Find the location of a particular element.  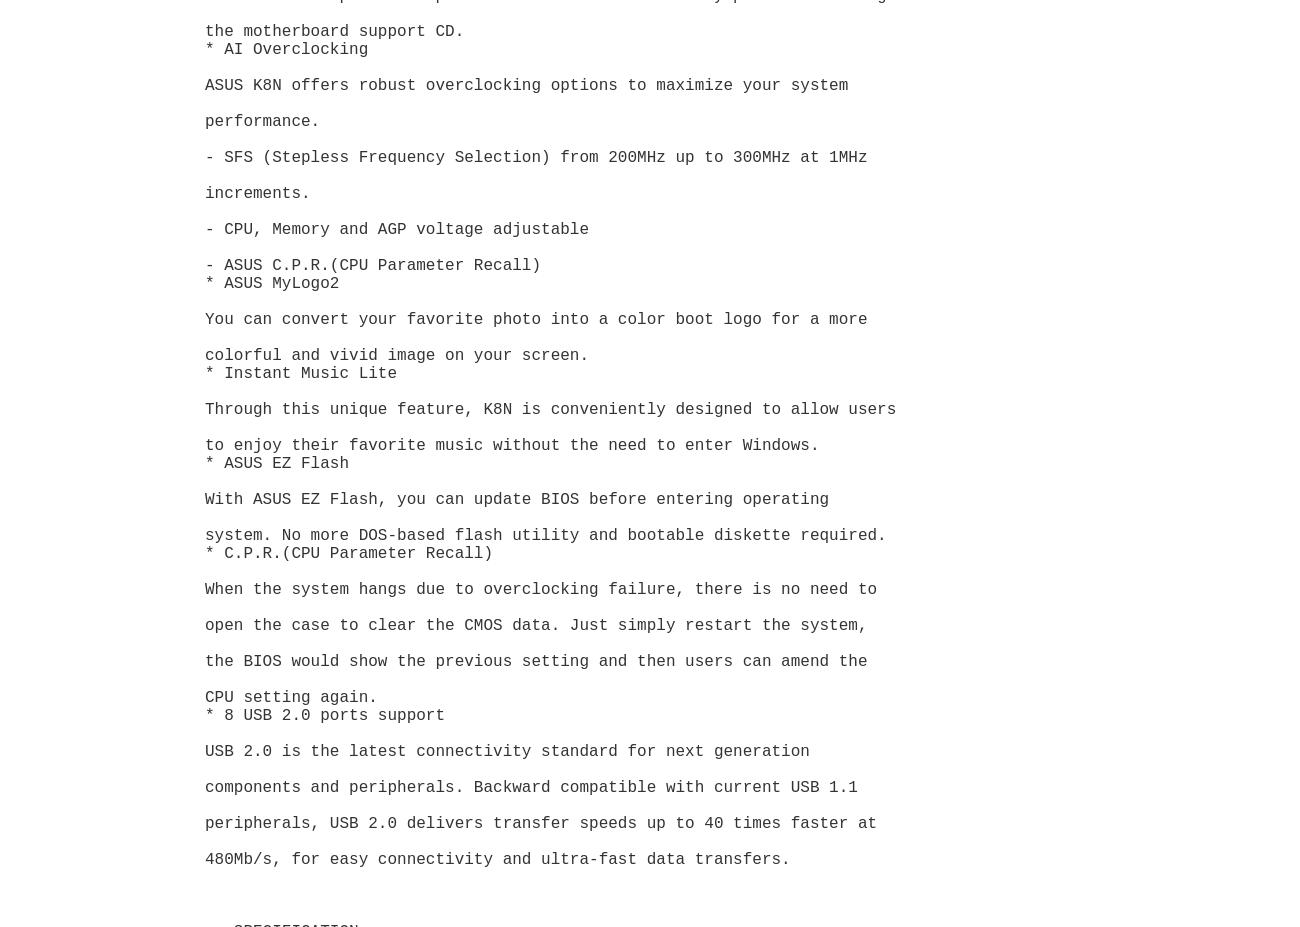

'* 8 USB 2.0 ports support' is located at coordinates (325, 715).